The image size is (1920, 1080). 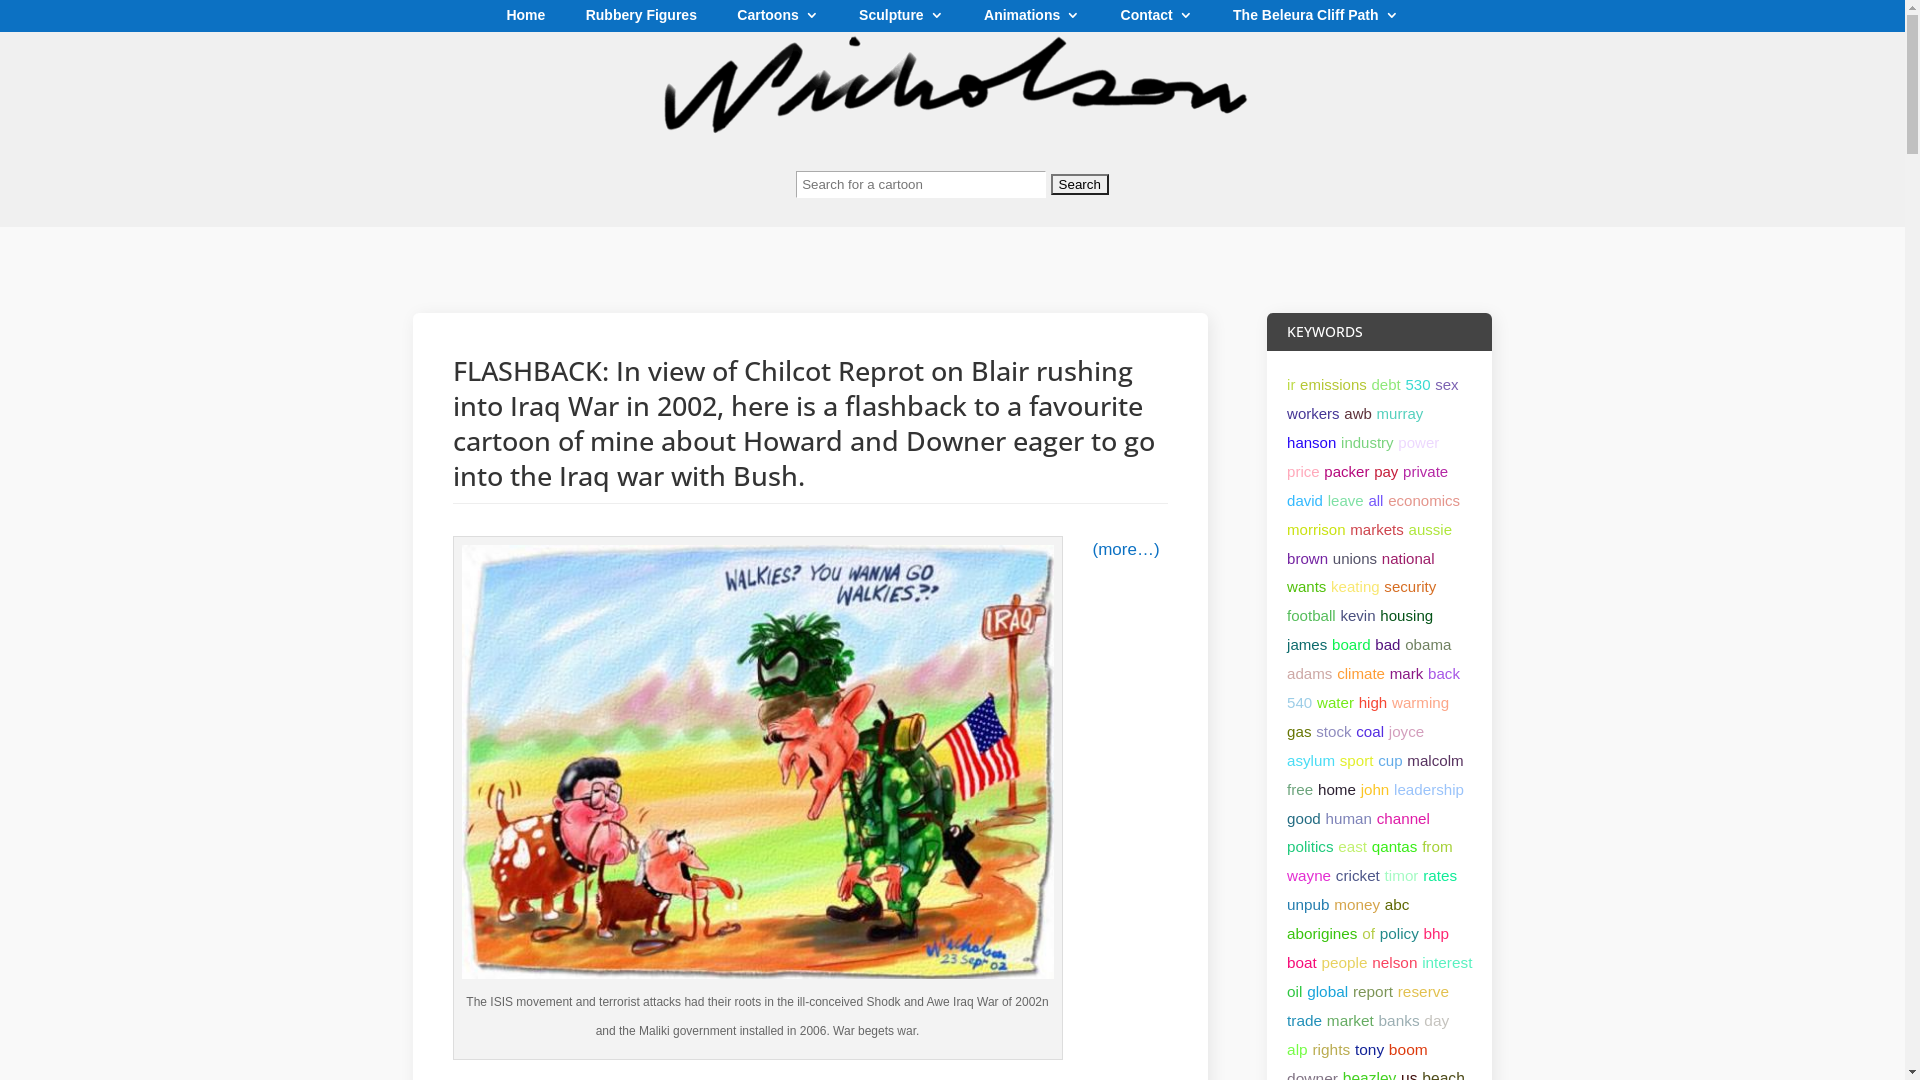 I want to click on 'pay', so click(x=1385, y=471).